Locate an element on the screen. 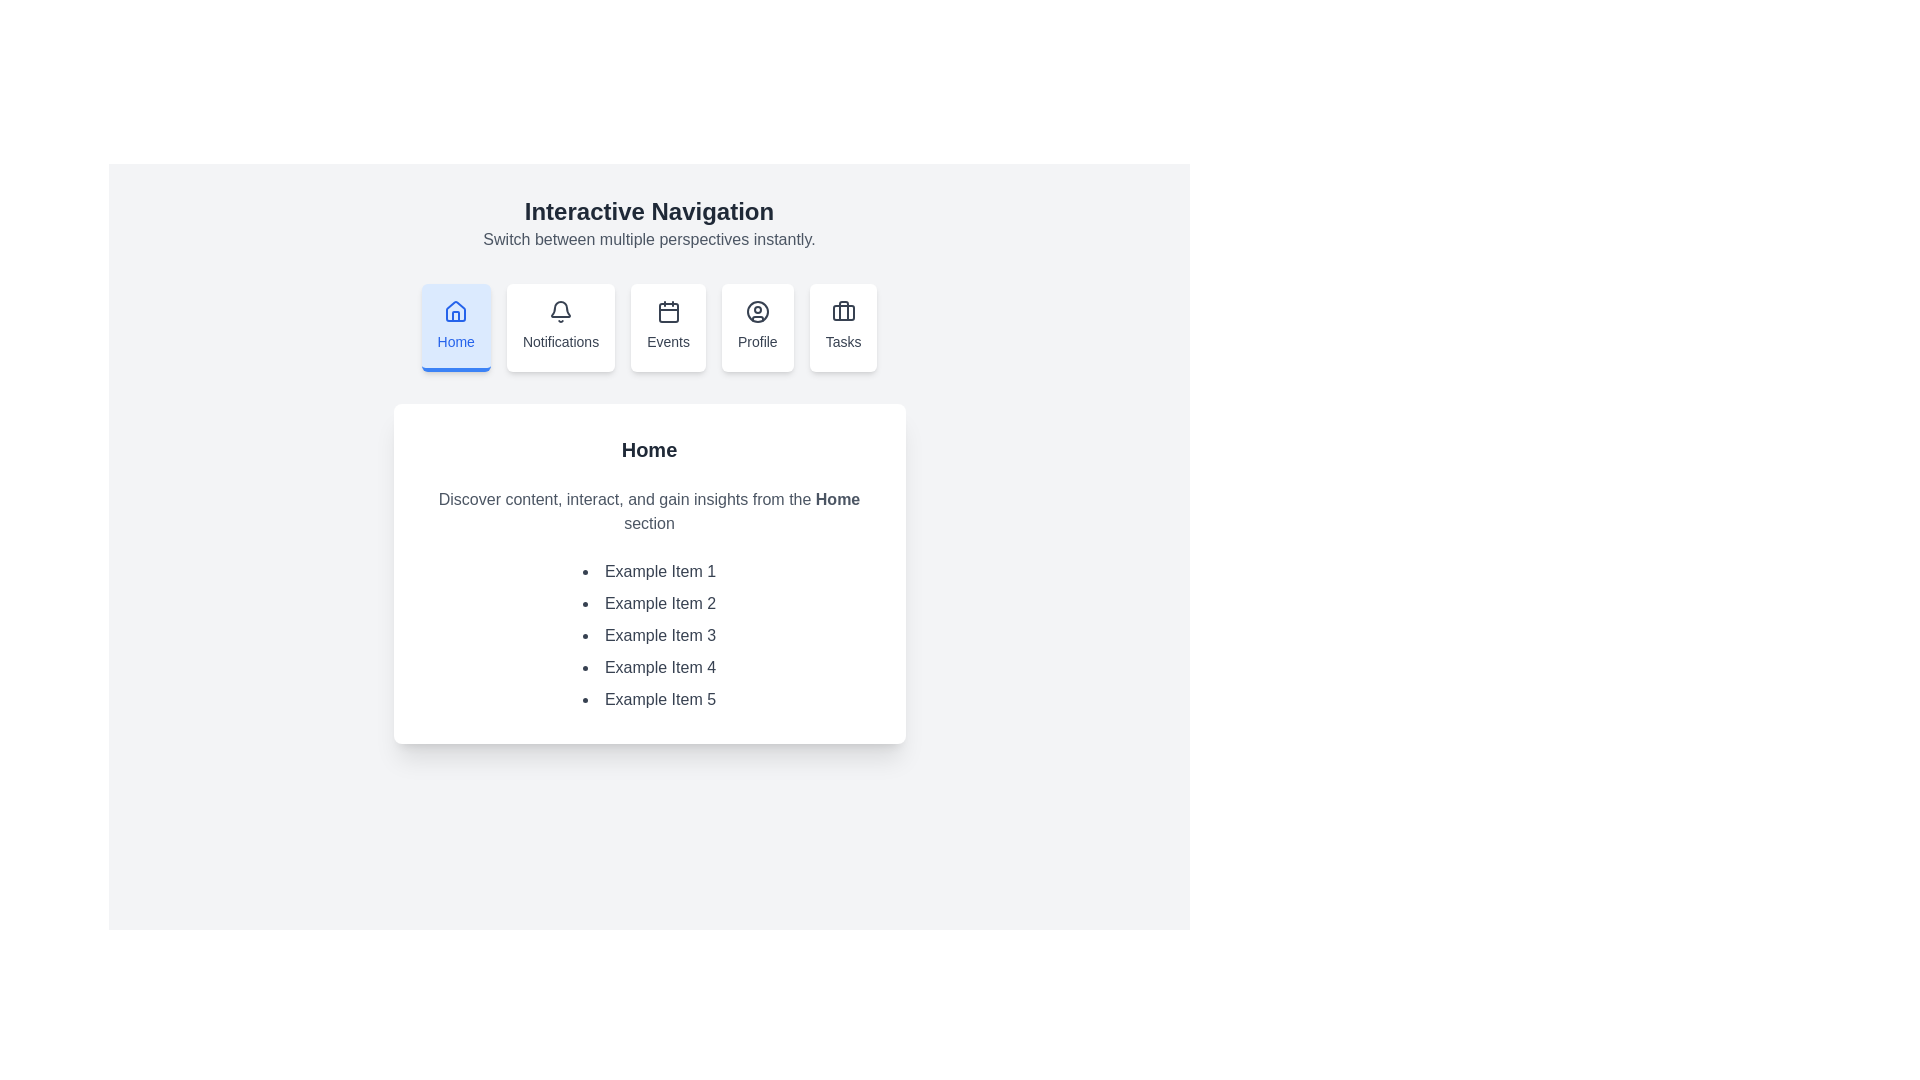 The height and width of the screenshot is (1080, 1920). the 'Notifications' label, which is a small-sized, medium-weight text in dark color, positioned below a bell icon in the navigation button group is located at coordinates (560, 341).